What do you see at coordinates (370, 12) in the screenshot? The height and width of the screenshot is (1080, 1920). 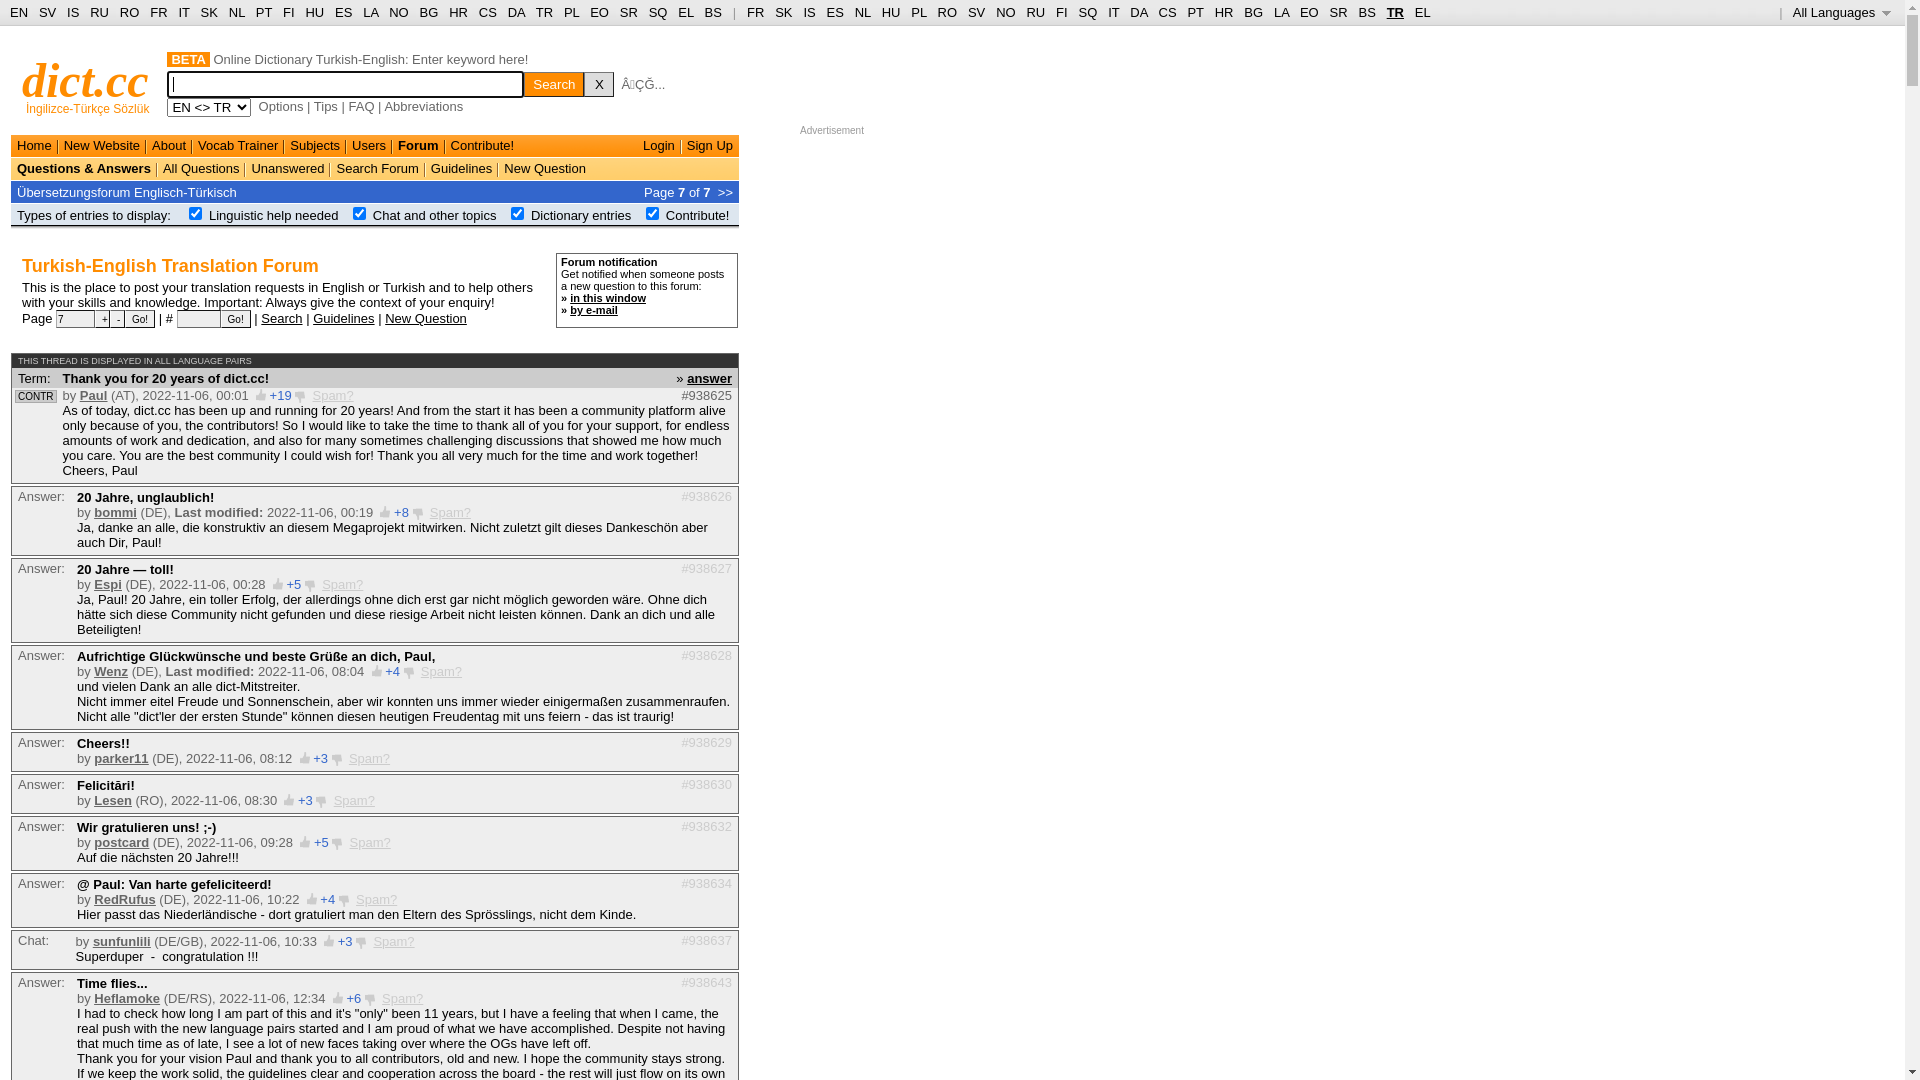 I see `'LA'` at bounding box center [370, 12].